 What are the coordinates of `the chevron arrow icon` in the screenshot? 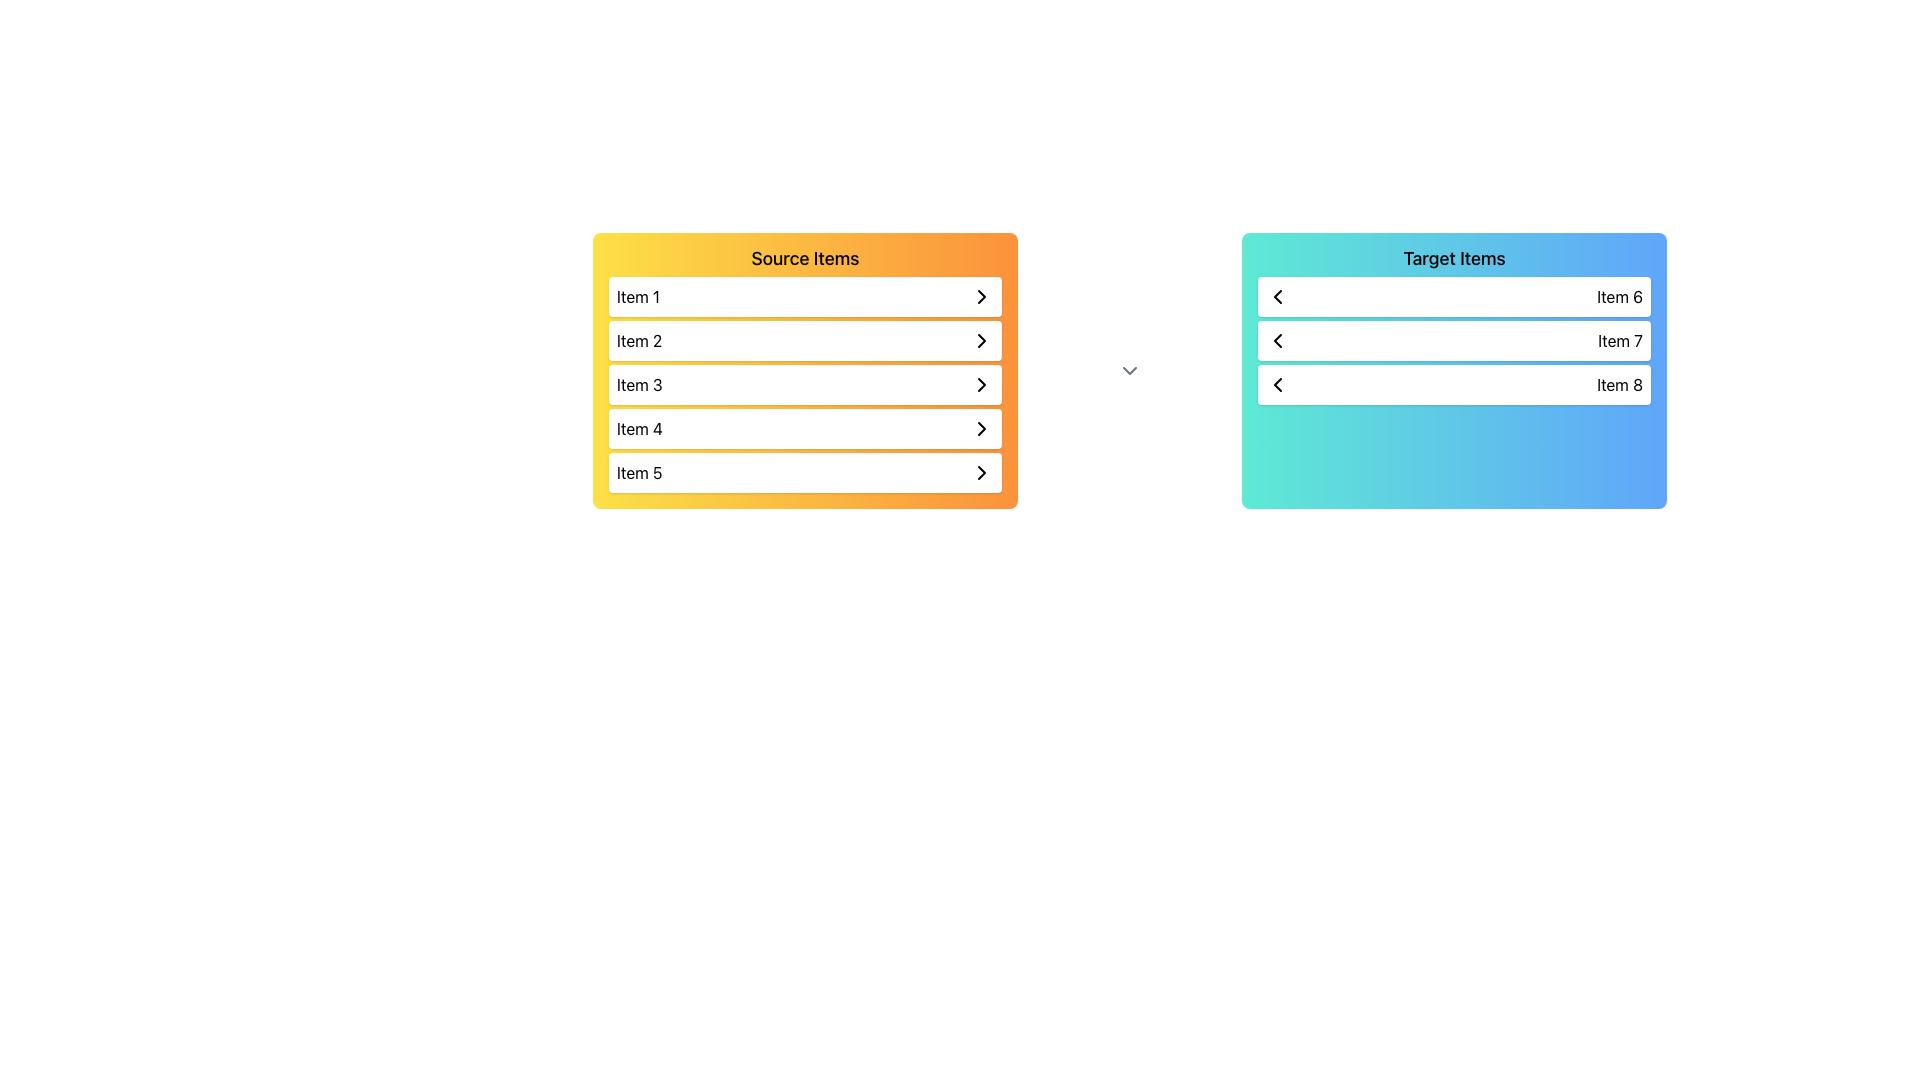 It's located at (981, 297).